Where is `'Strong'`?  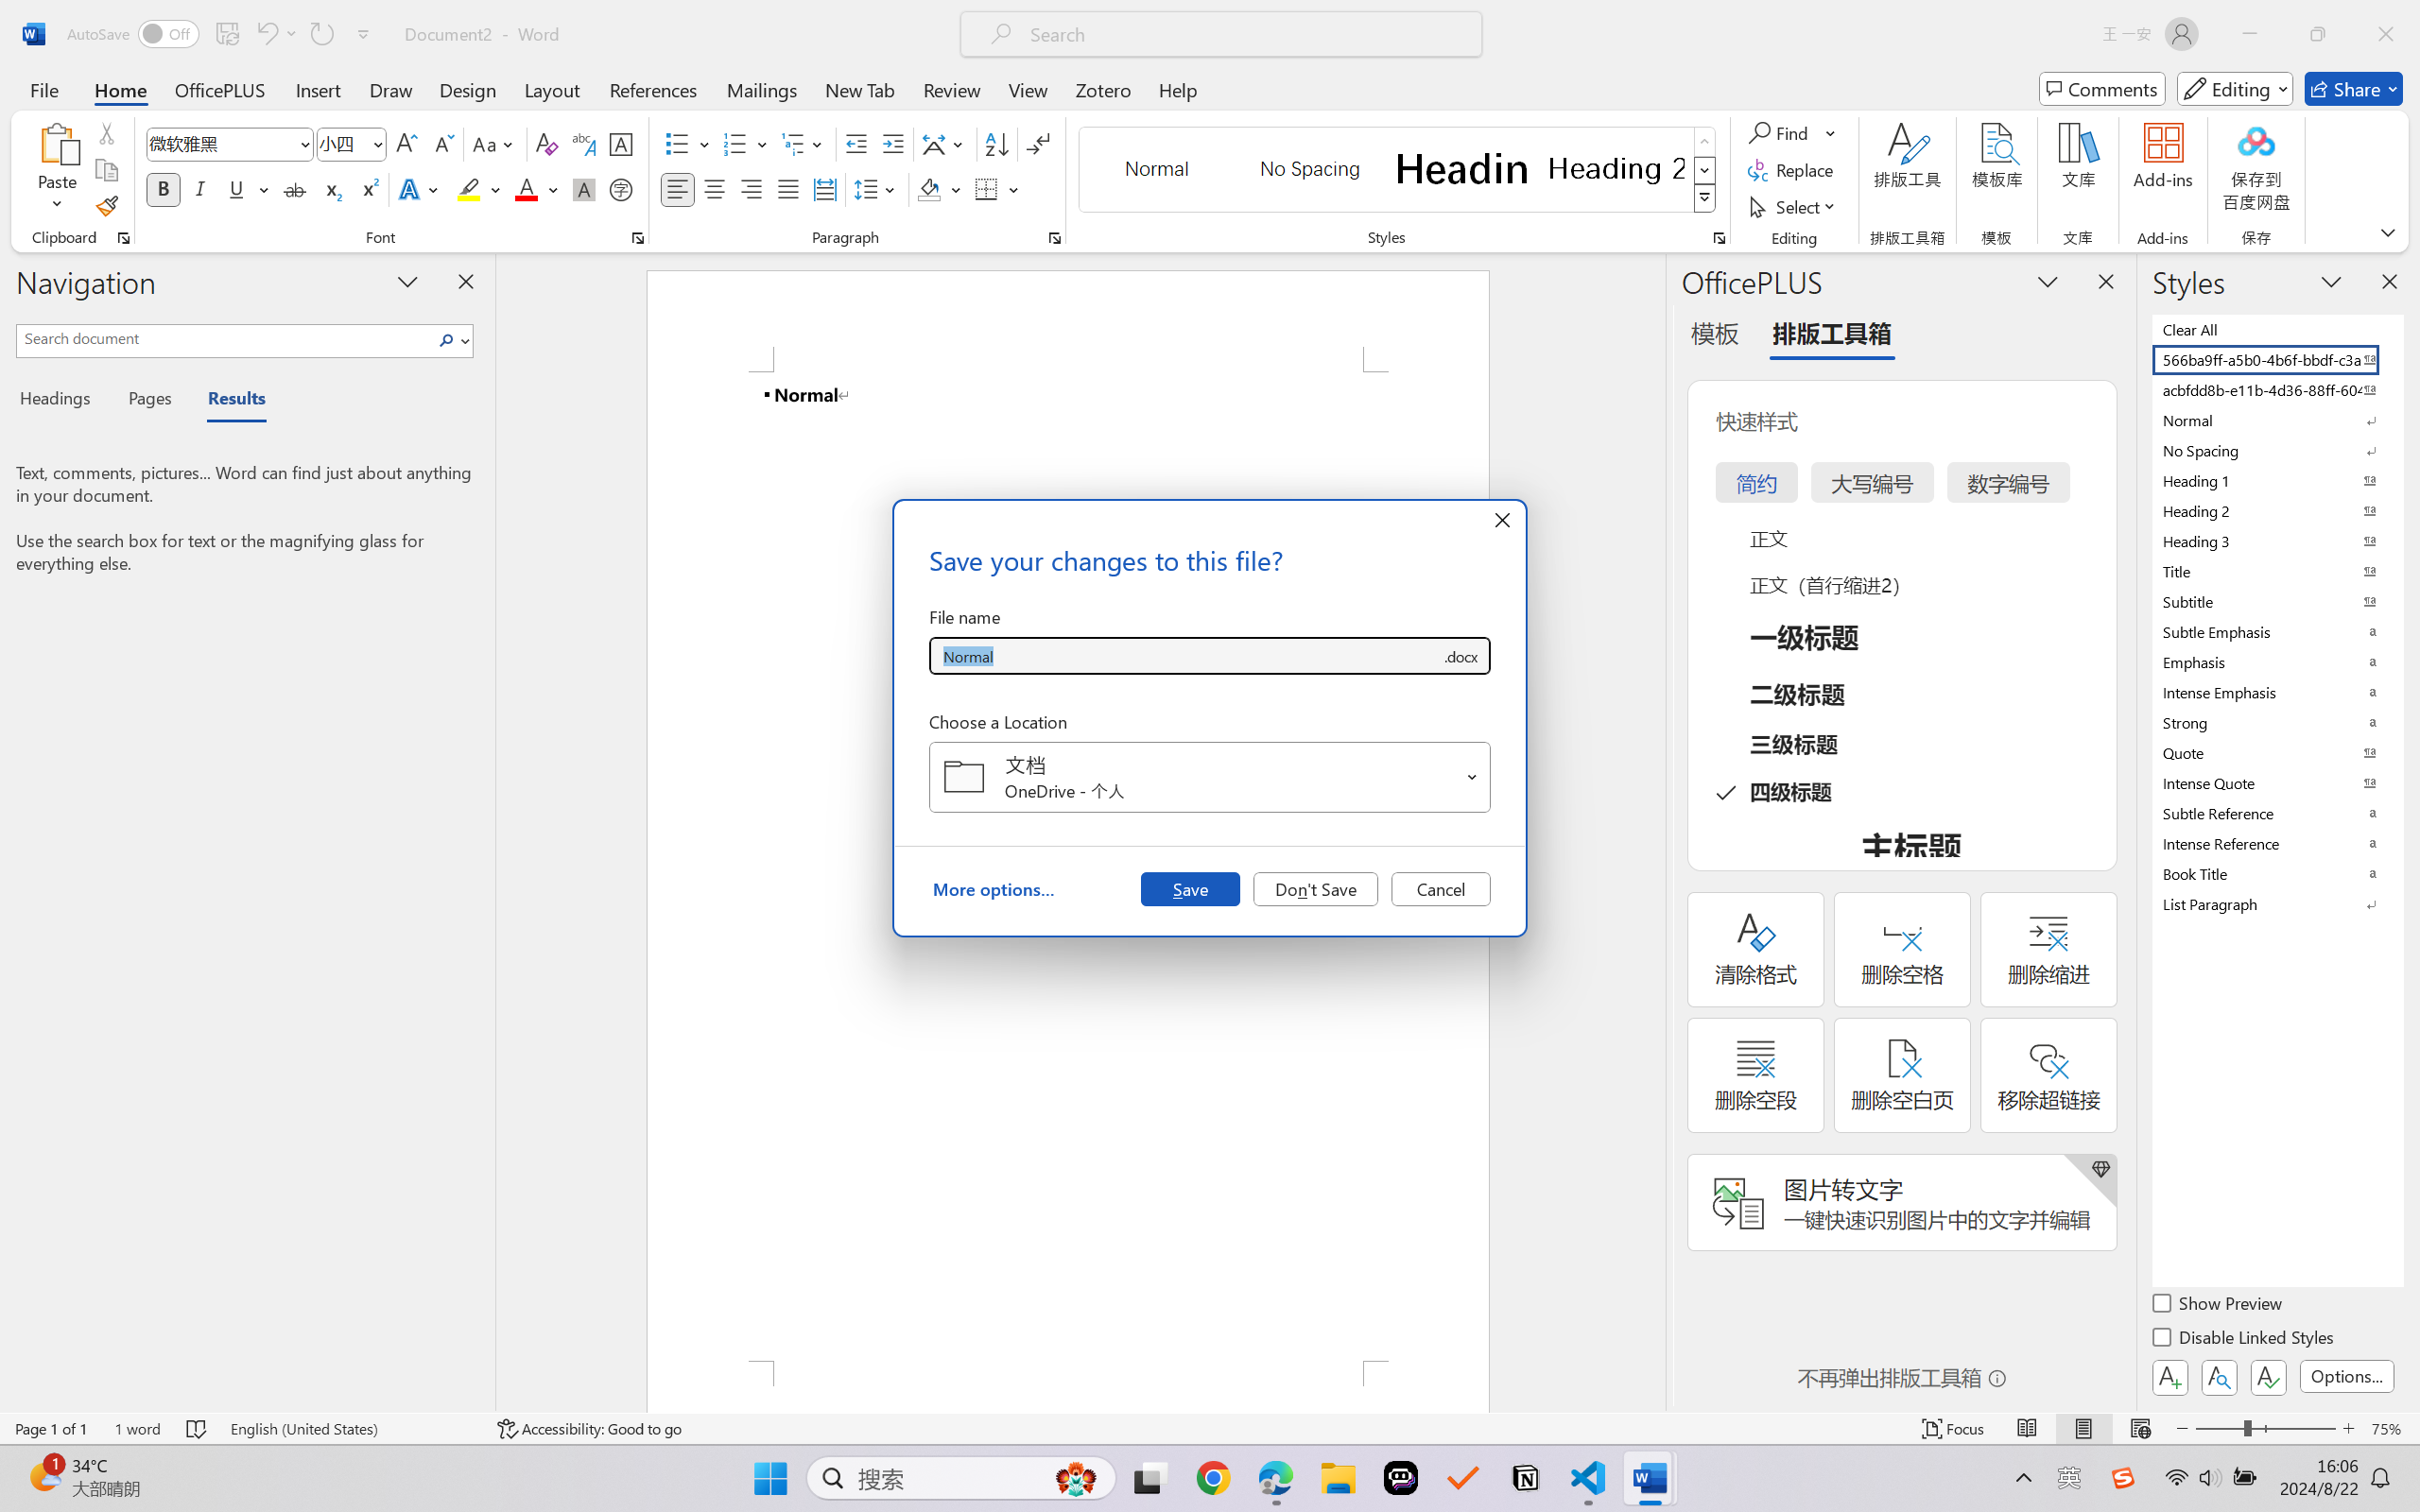 'Strong' is located at coordinates (2275, 722).